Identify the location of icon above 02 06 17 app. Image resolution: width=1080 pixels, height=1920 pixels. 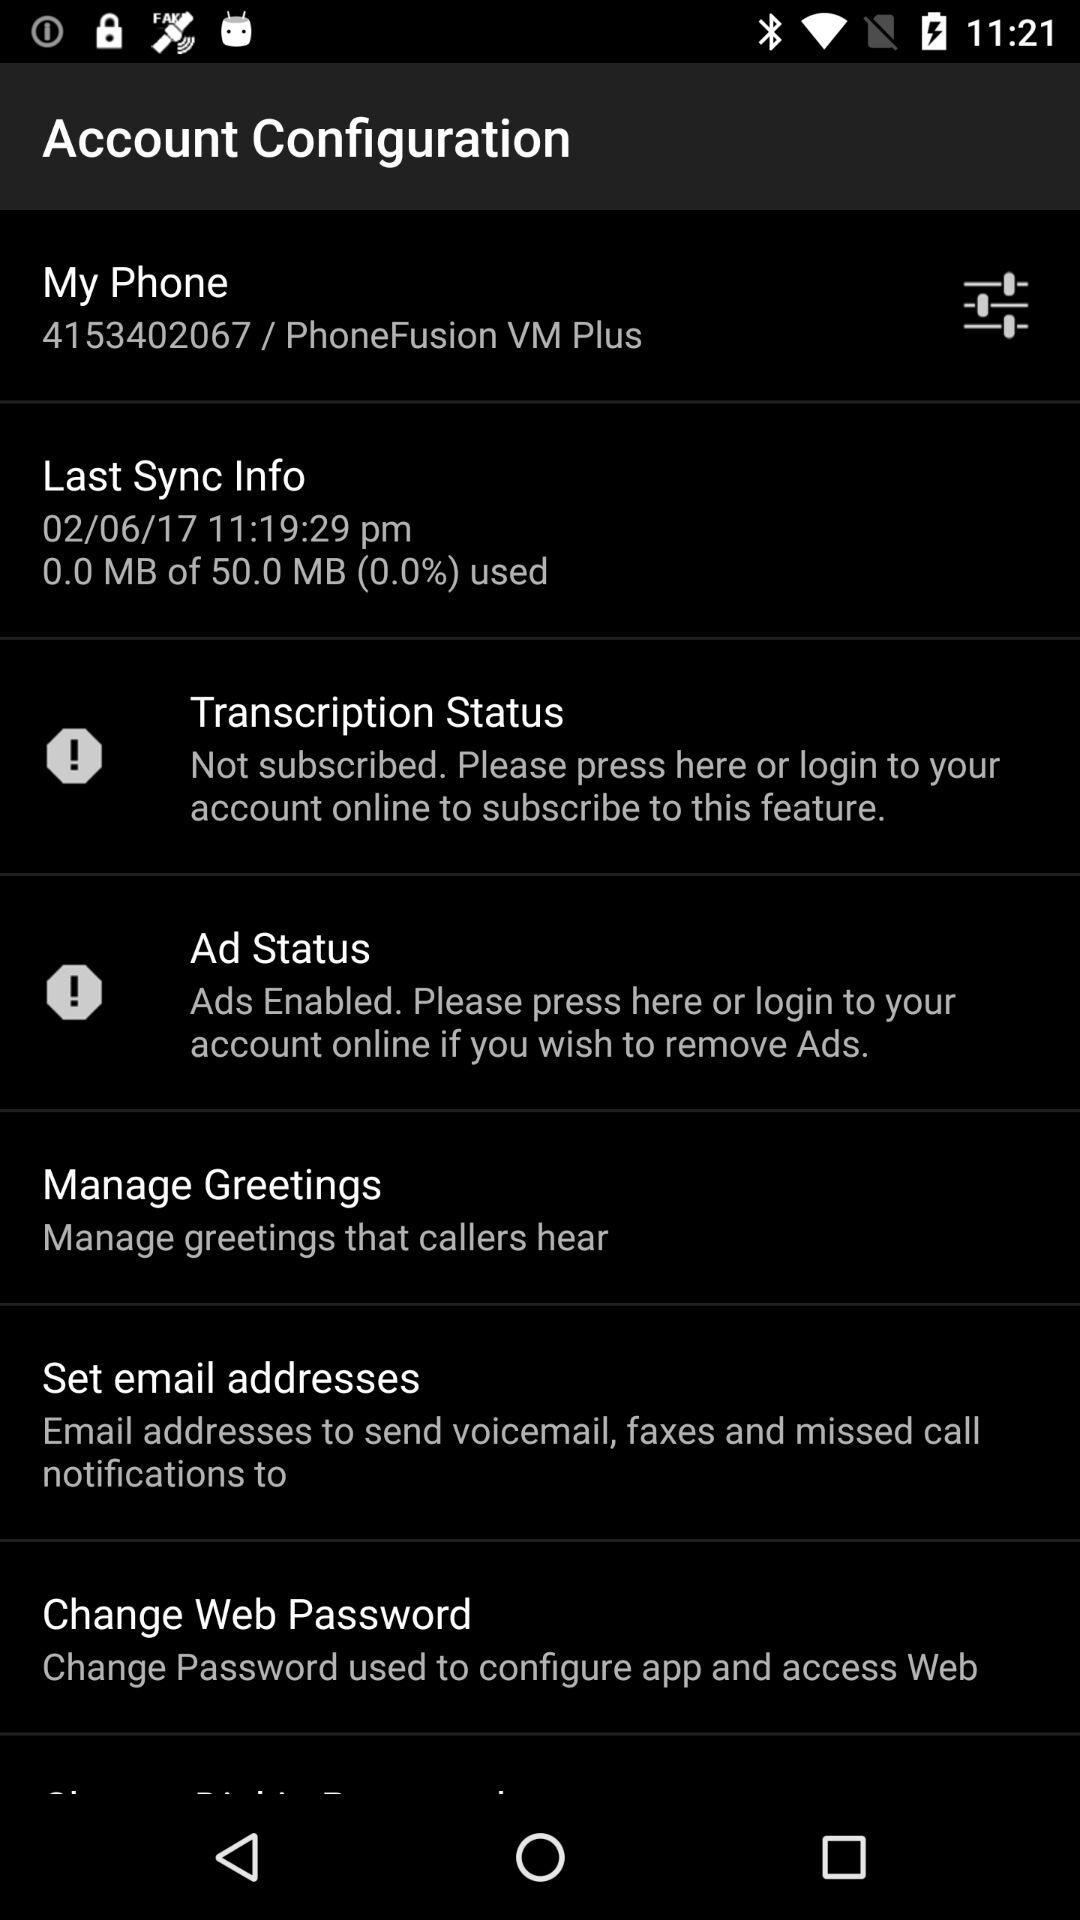
(172, 473).